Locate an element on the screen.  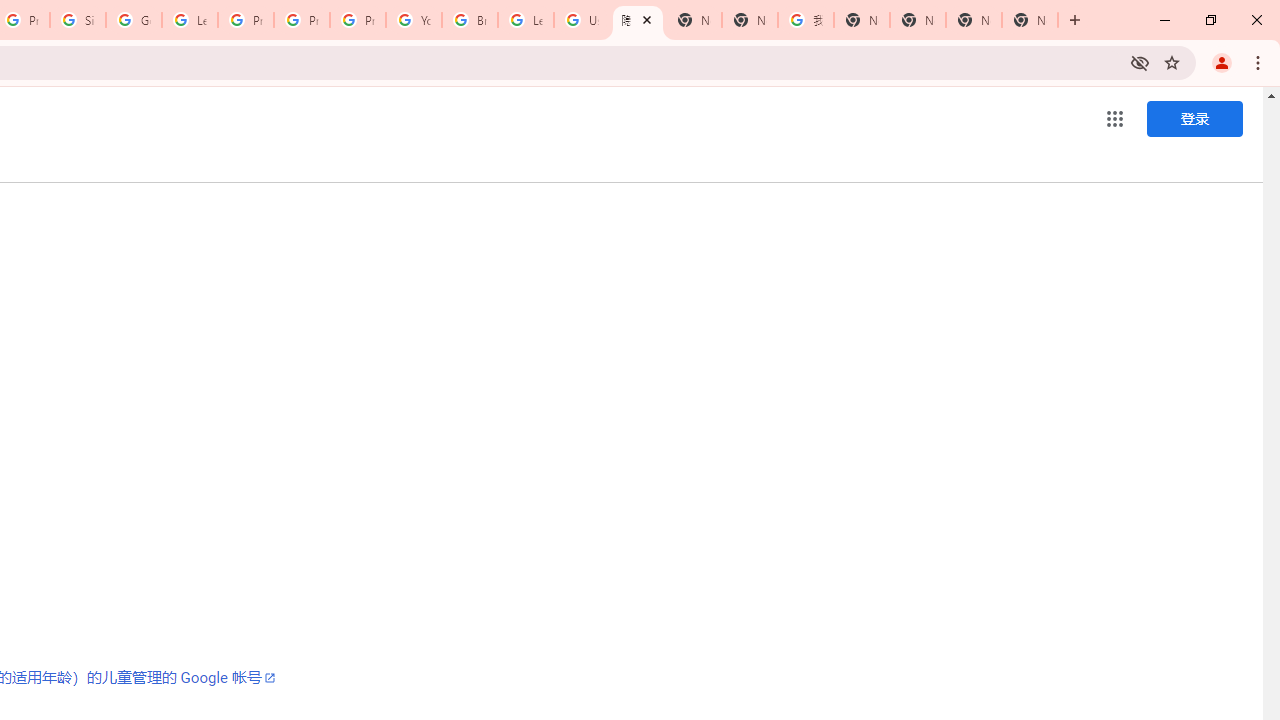
'Sign in - Google Accounts' is located at coordinates (78, 20).